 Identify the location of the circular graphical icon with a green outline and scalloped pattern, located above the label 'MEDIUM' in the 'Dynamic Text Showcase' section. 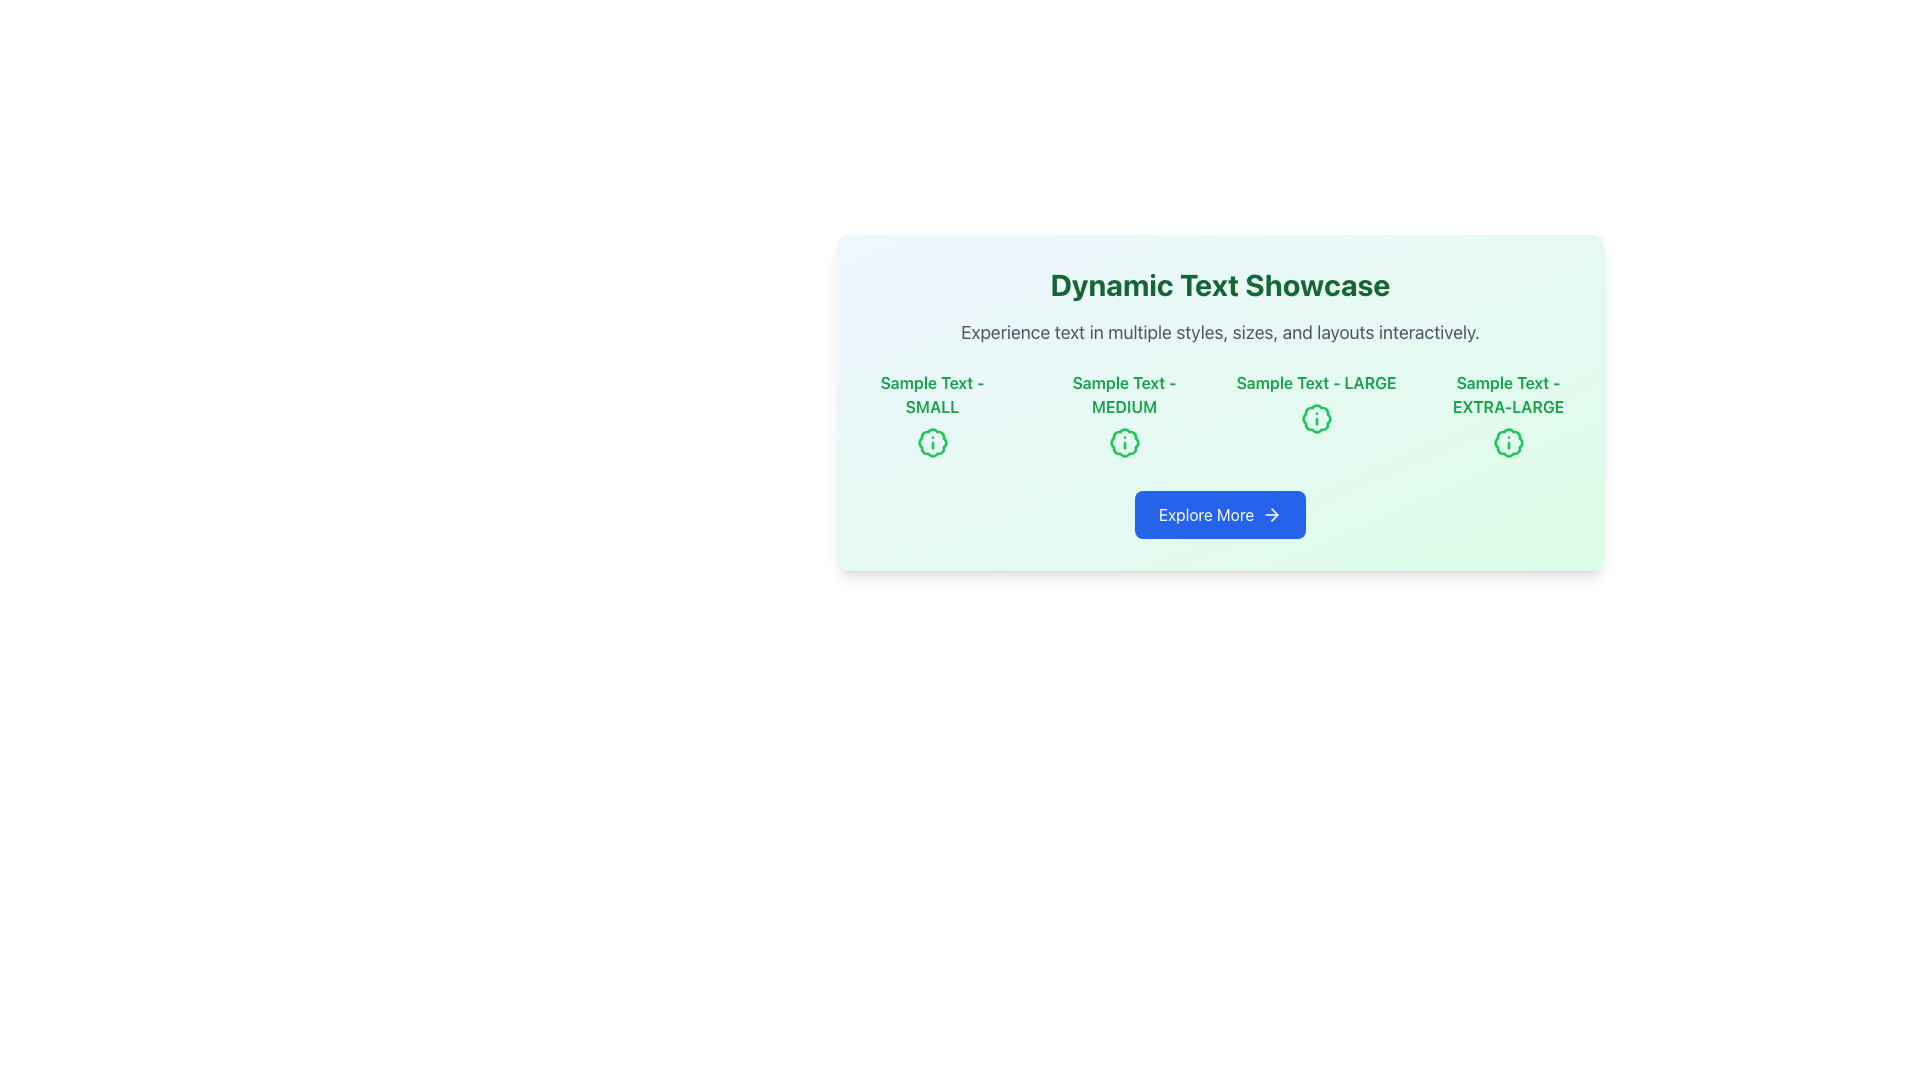
(1124, 442).